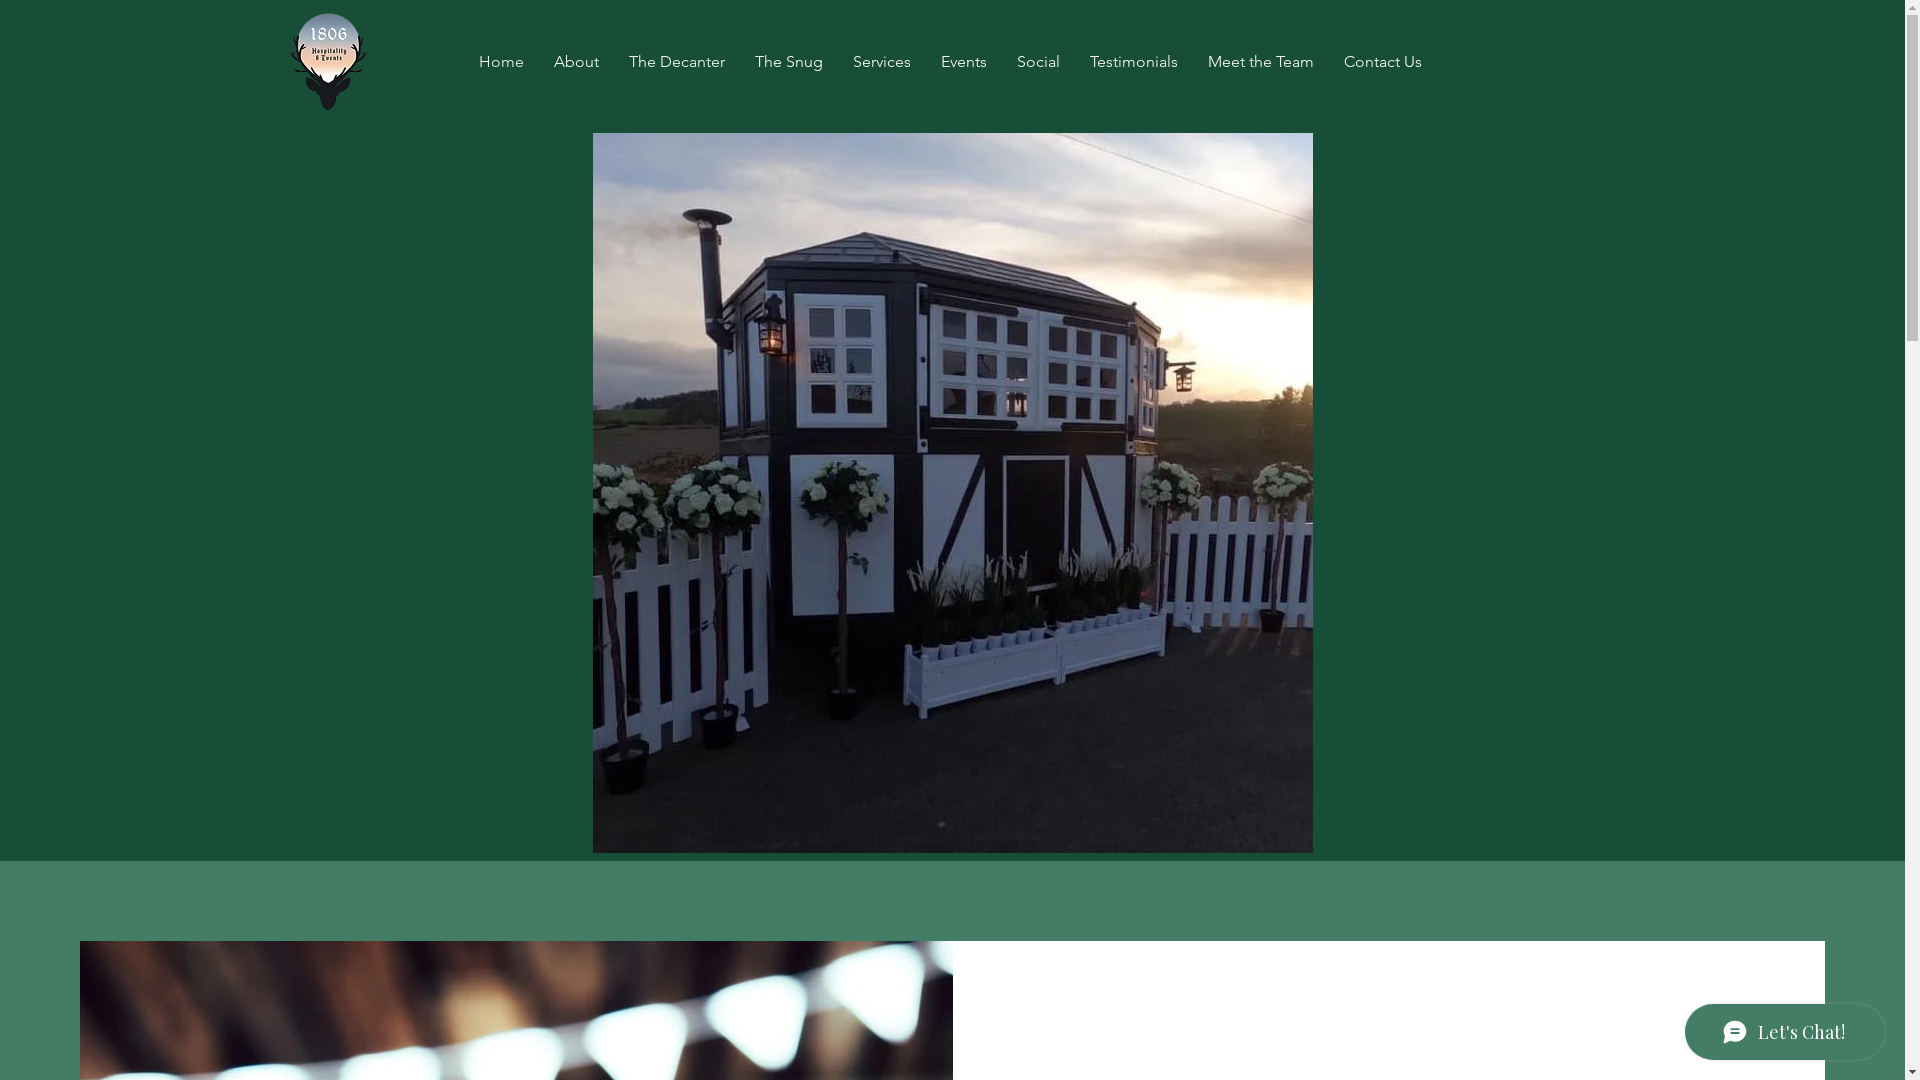 Image resolution: width=1920 pixels, height=1080 pixels. I want to click on 'Events', so click(925, 60).